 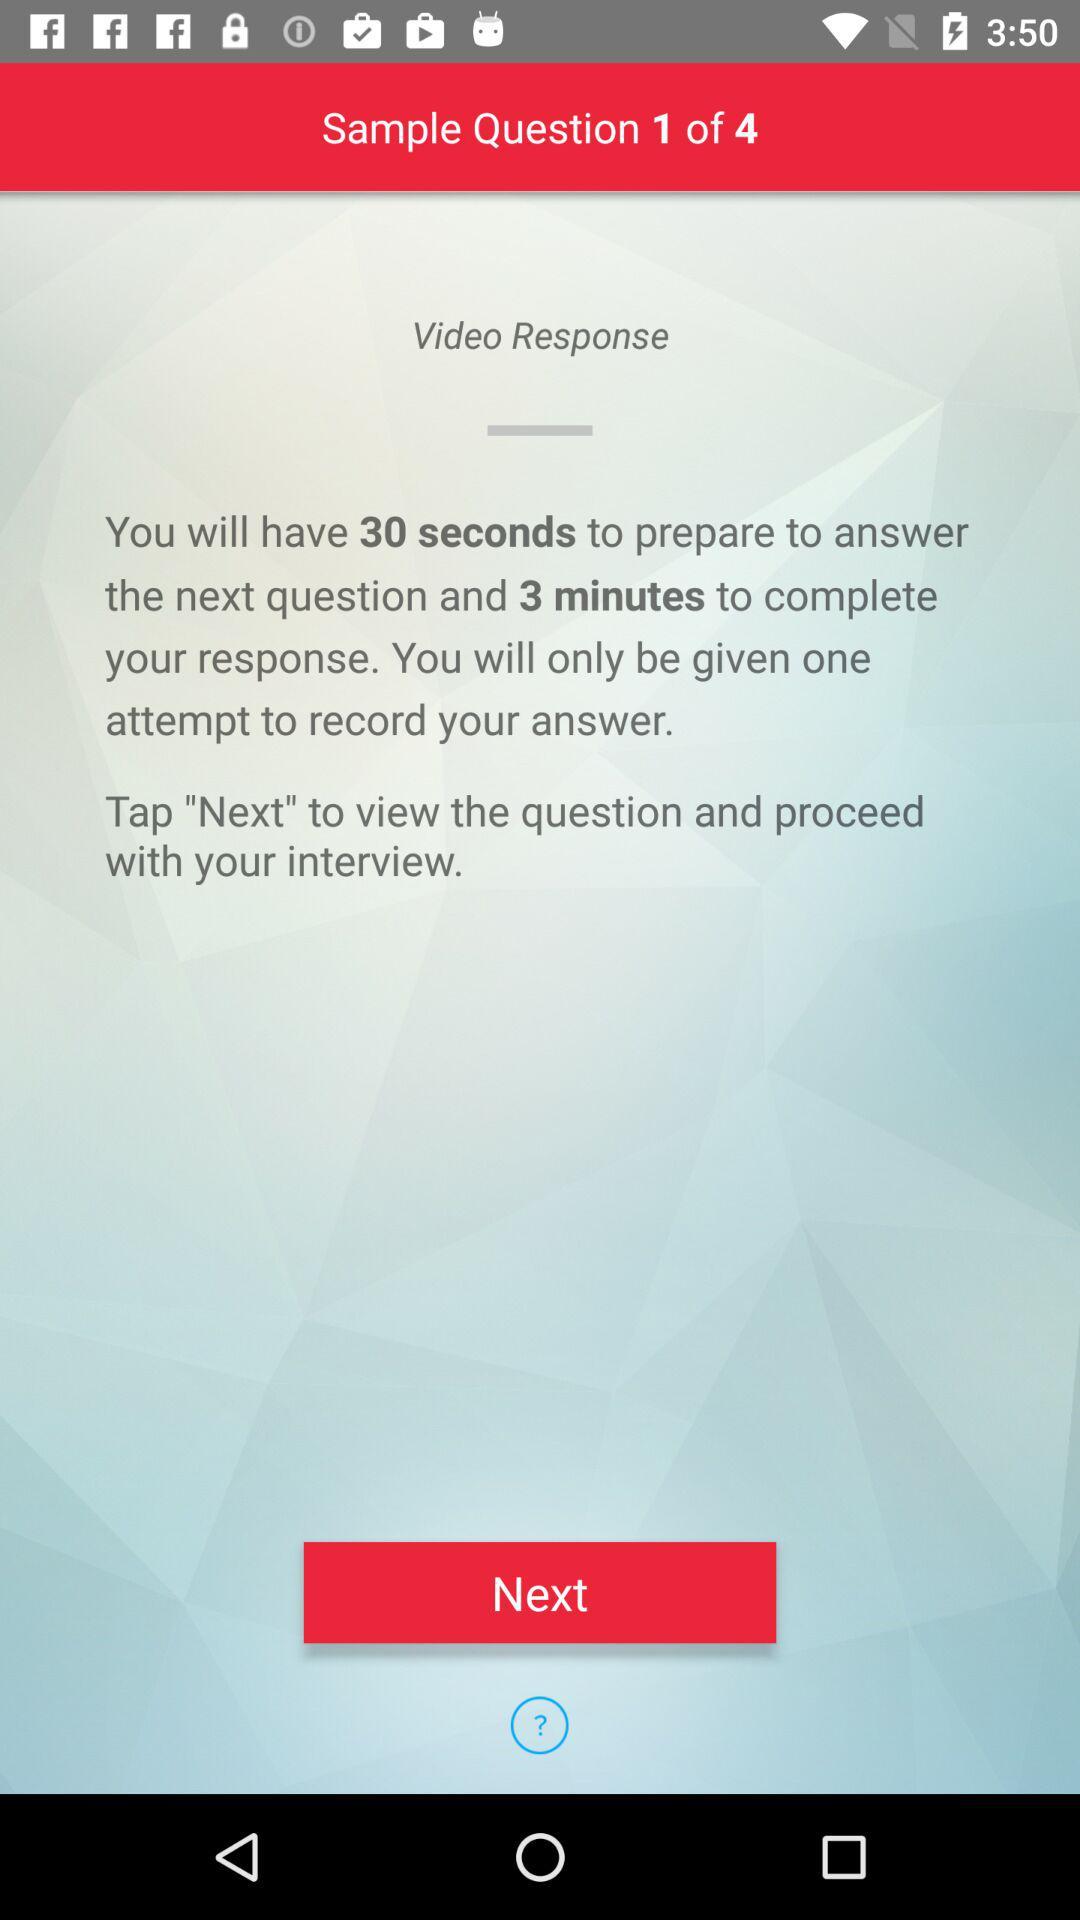 I want to click on the icon below the next item, so click(x=538, y=1724).